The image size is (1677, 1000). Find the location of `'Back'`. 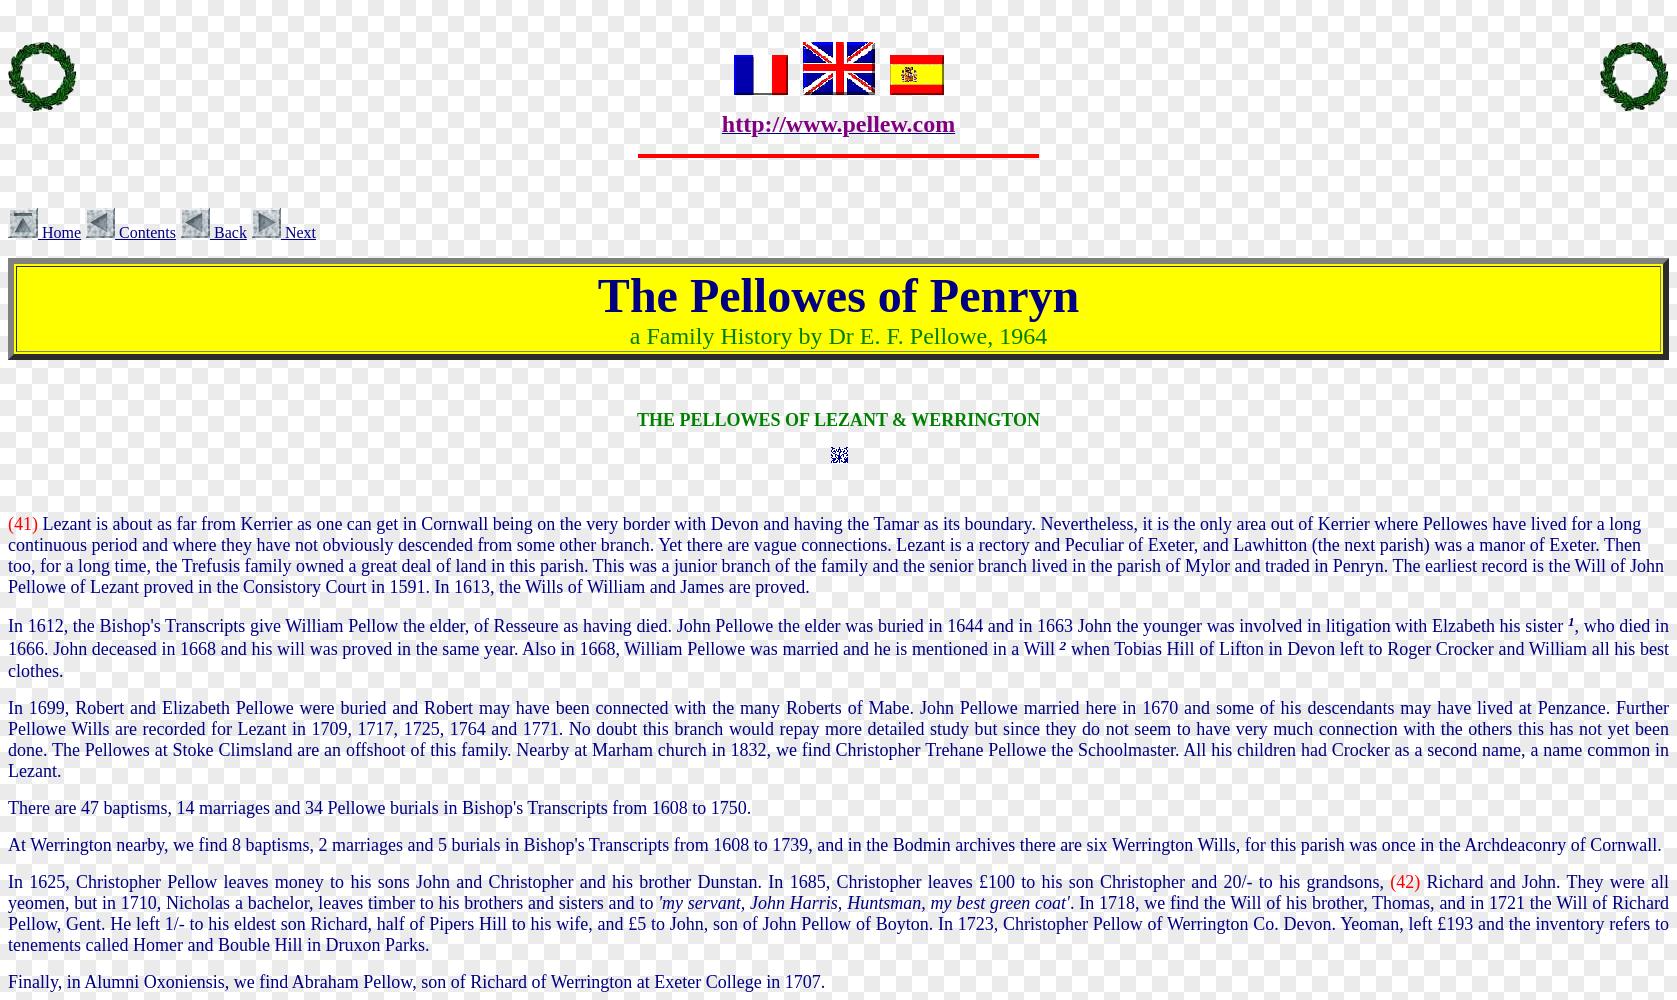

'Back' is located at coordinates (228, 231).